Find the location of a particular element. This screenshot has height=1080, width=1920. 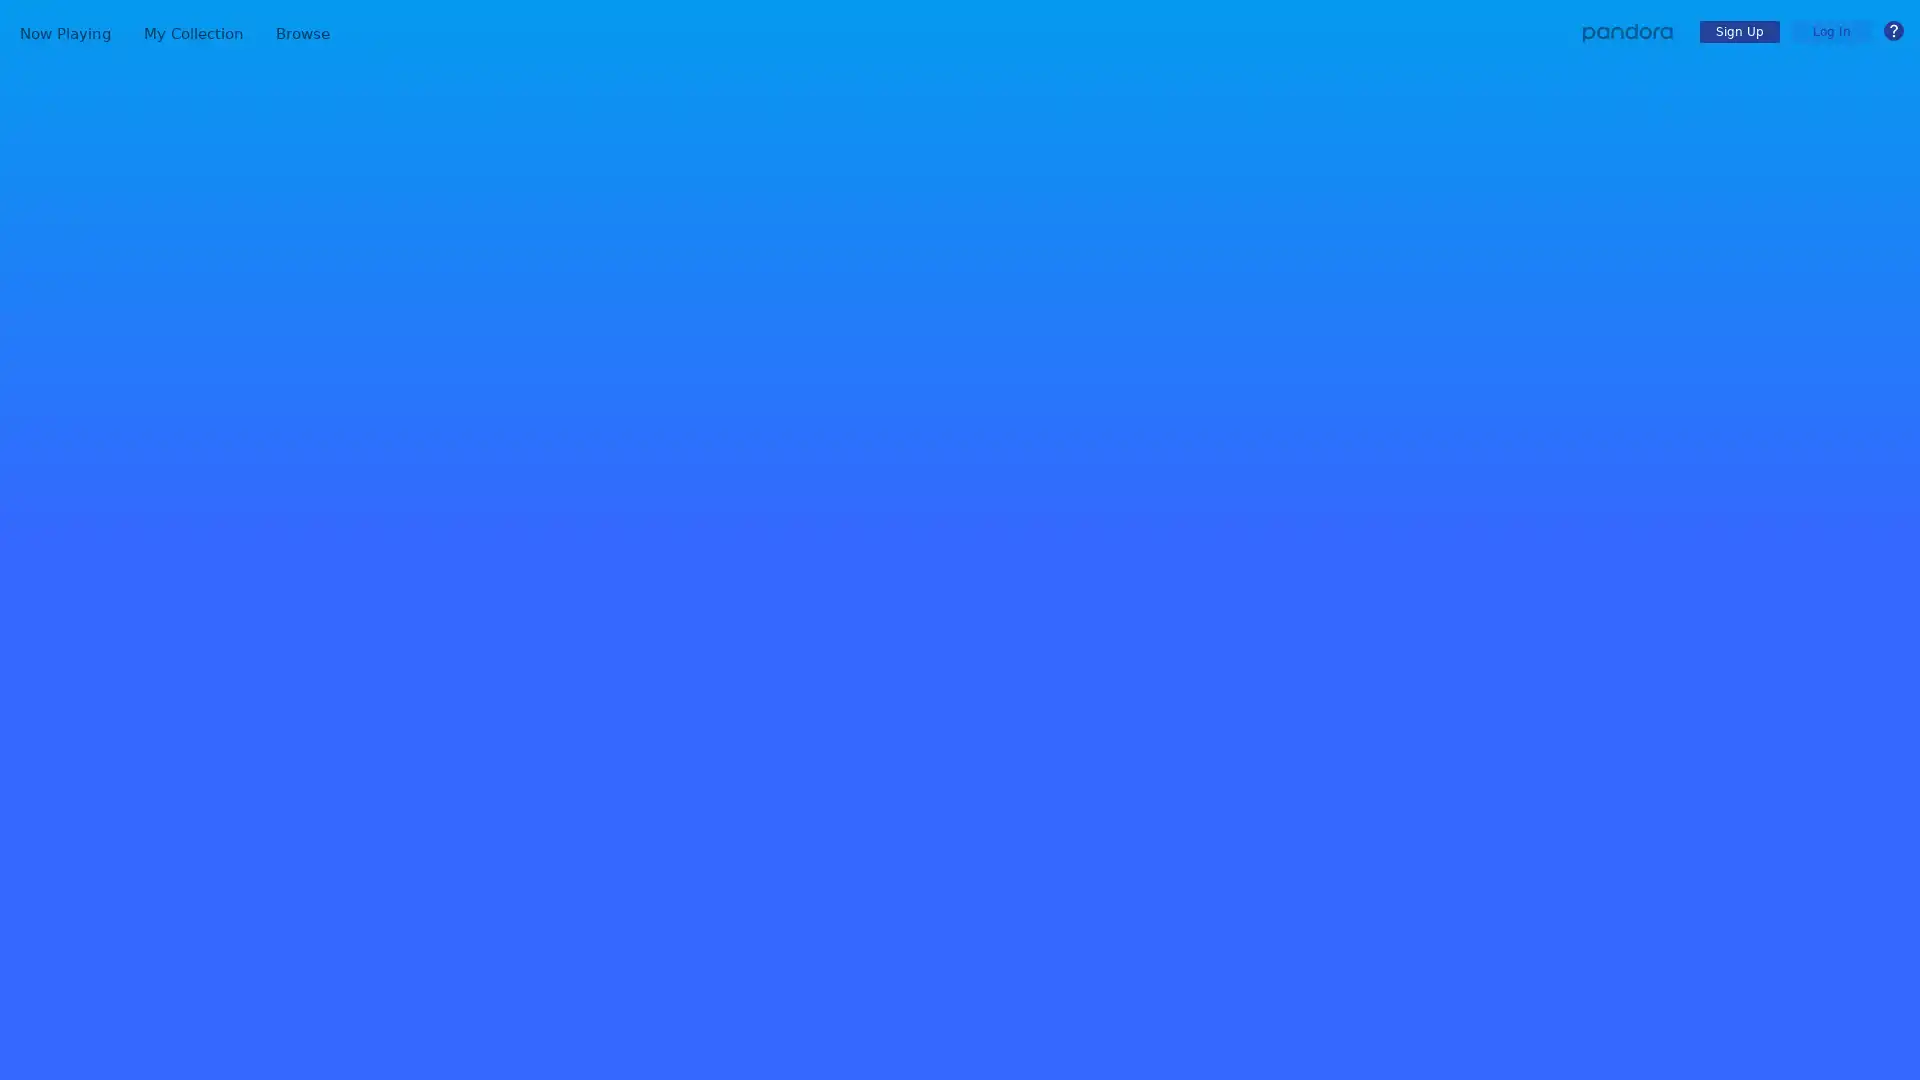

Play Ep. 44 | Blue Origins SVP Brent Sherwood on Engineering to Live and Work in Space Ep. 44 | Blue Origins SVP Brent Sherwood on Engineering to Live and Work in Space Apr 26, 2022 51:40 more ... 3... 2... 1... Liftoff! In this episode of Moores Lobby, a veteran of the aerospace industry, Brent Sherwood, Blue Origins Senior Vice President of Advanced Development Programs, discusses the barriers and breakthroughs for all nations, companies, and people to (literally) get outta this world. Sherwood shares how his childhood dream to build cities on the moon led him on an unorthodox journey to become an aerospace engineer and one of the worlds leaders in the field of space exploration. Sherwoods career has been spent living out his grown-up dreams. First at Boeing, then NASAs Jet Propulsion Laboratory (JPL), and now Blue Origin. Architecting for space exploration and habitation requires a lot of people, money, and resources. It also takes a deep knowledge of hardware, mechanical, electrical, and industrial engineering in this new space architecture field. Sherwood brings us behind the scenes of both his experiences and Blue Origins projects and goals. Sherwood addresses earth's fragility and spaces potential for human civilization and the development of new energy and material resources. Blue Origin is looking to dramatically reduce the cost and risk for people to pursue these goals and turn these dreams into reality. Science Fiction is Becoming a Science Reality Listen in on this great conversation with Brent Sherwood. Highlights include: -Why part of space is like living inside of a VCR -How many sunrises and sunsets happen in space each day -How power sources (e.g., sun and nuclear) will play critical roles in creating and maintaining space architecture -Design for reusable liquid rocket engines, microgravity, and timeless aesthetics -The vision behind Blue Origins Orbital Reef - a commercially developed, owned, and operated space station scheduled to orbit by the end of this decade (thats 2030less 8 years away!) -Sherwood discusses his favorite celestial body (everyone has one of those, right?) is located at coordinates (1285, 951).